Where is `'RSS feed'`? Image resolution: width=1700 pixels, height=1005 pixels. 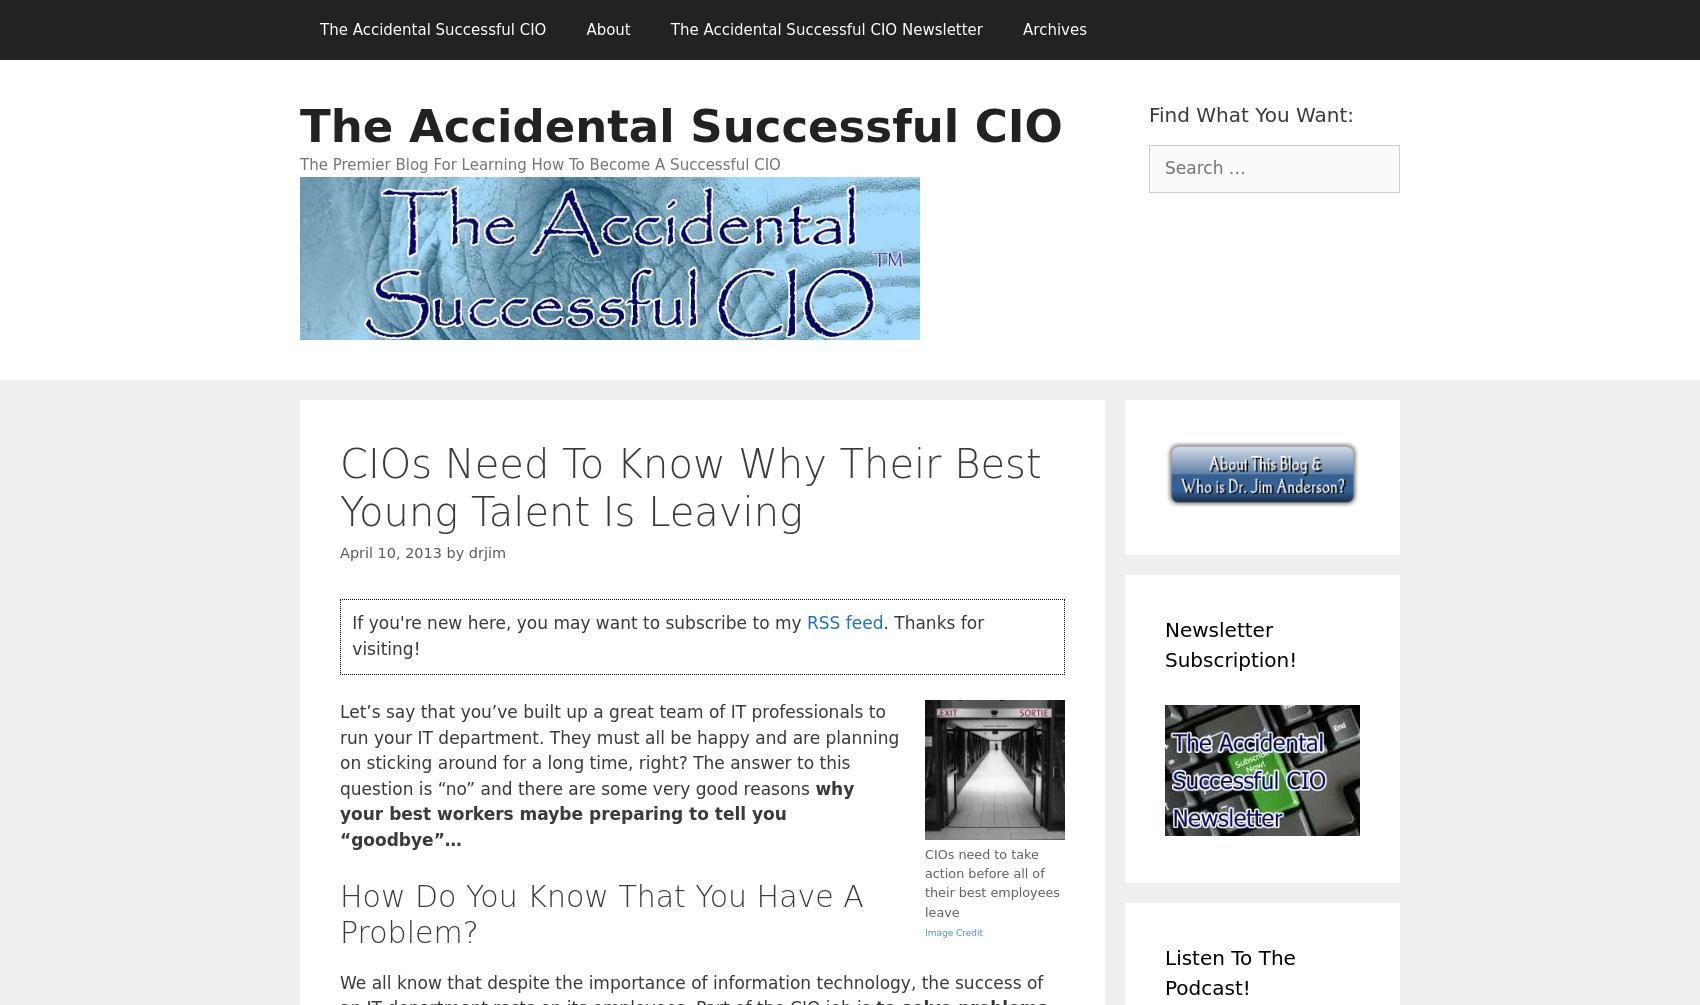
'RSS feed' is located at coordinates (843, 621).